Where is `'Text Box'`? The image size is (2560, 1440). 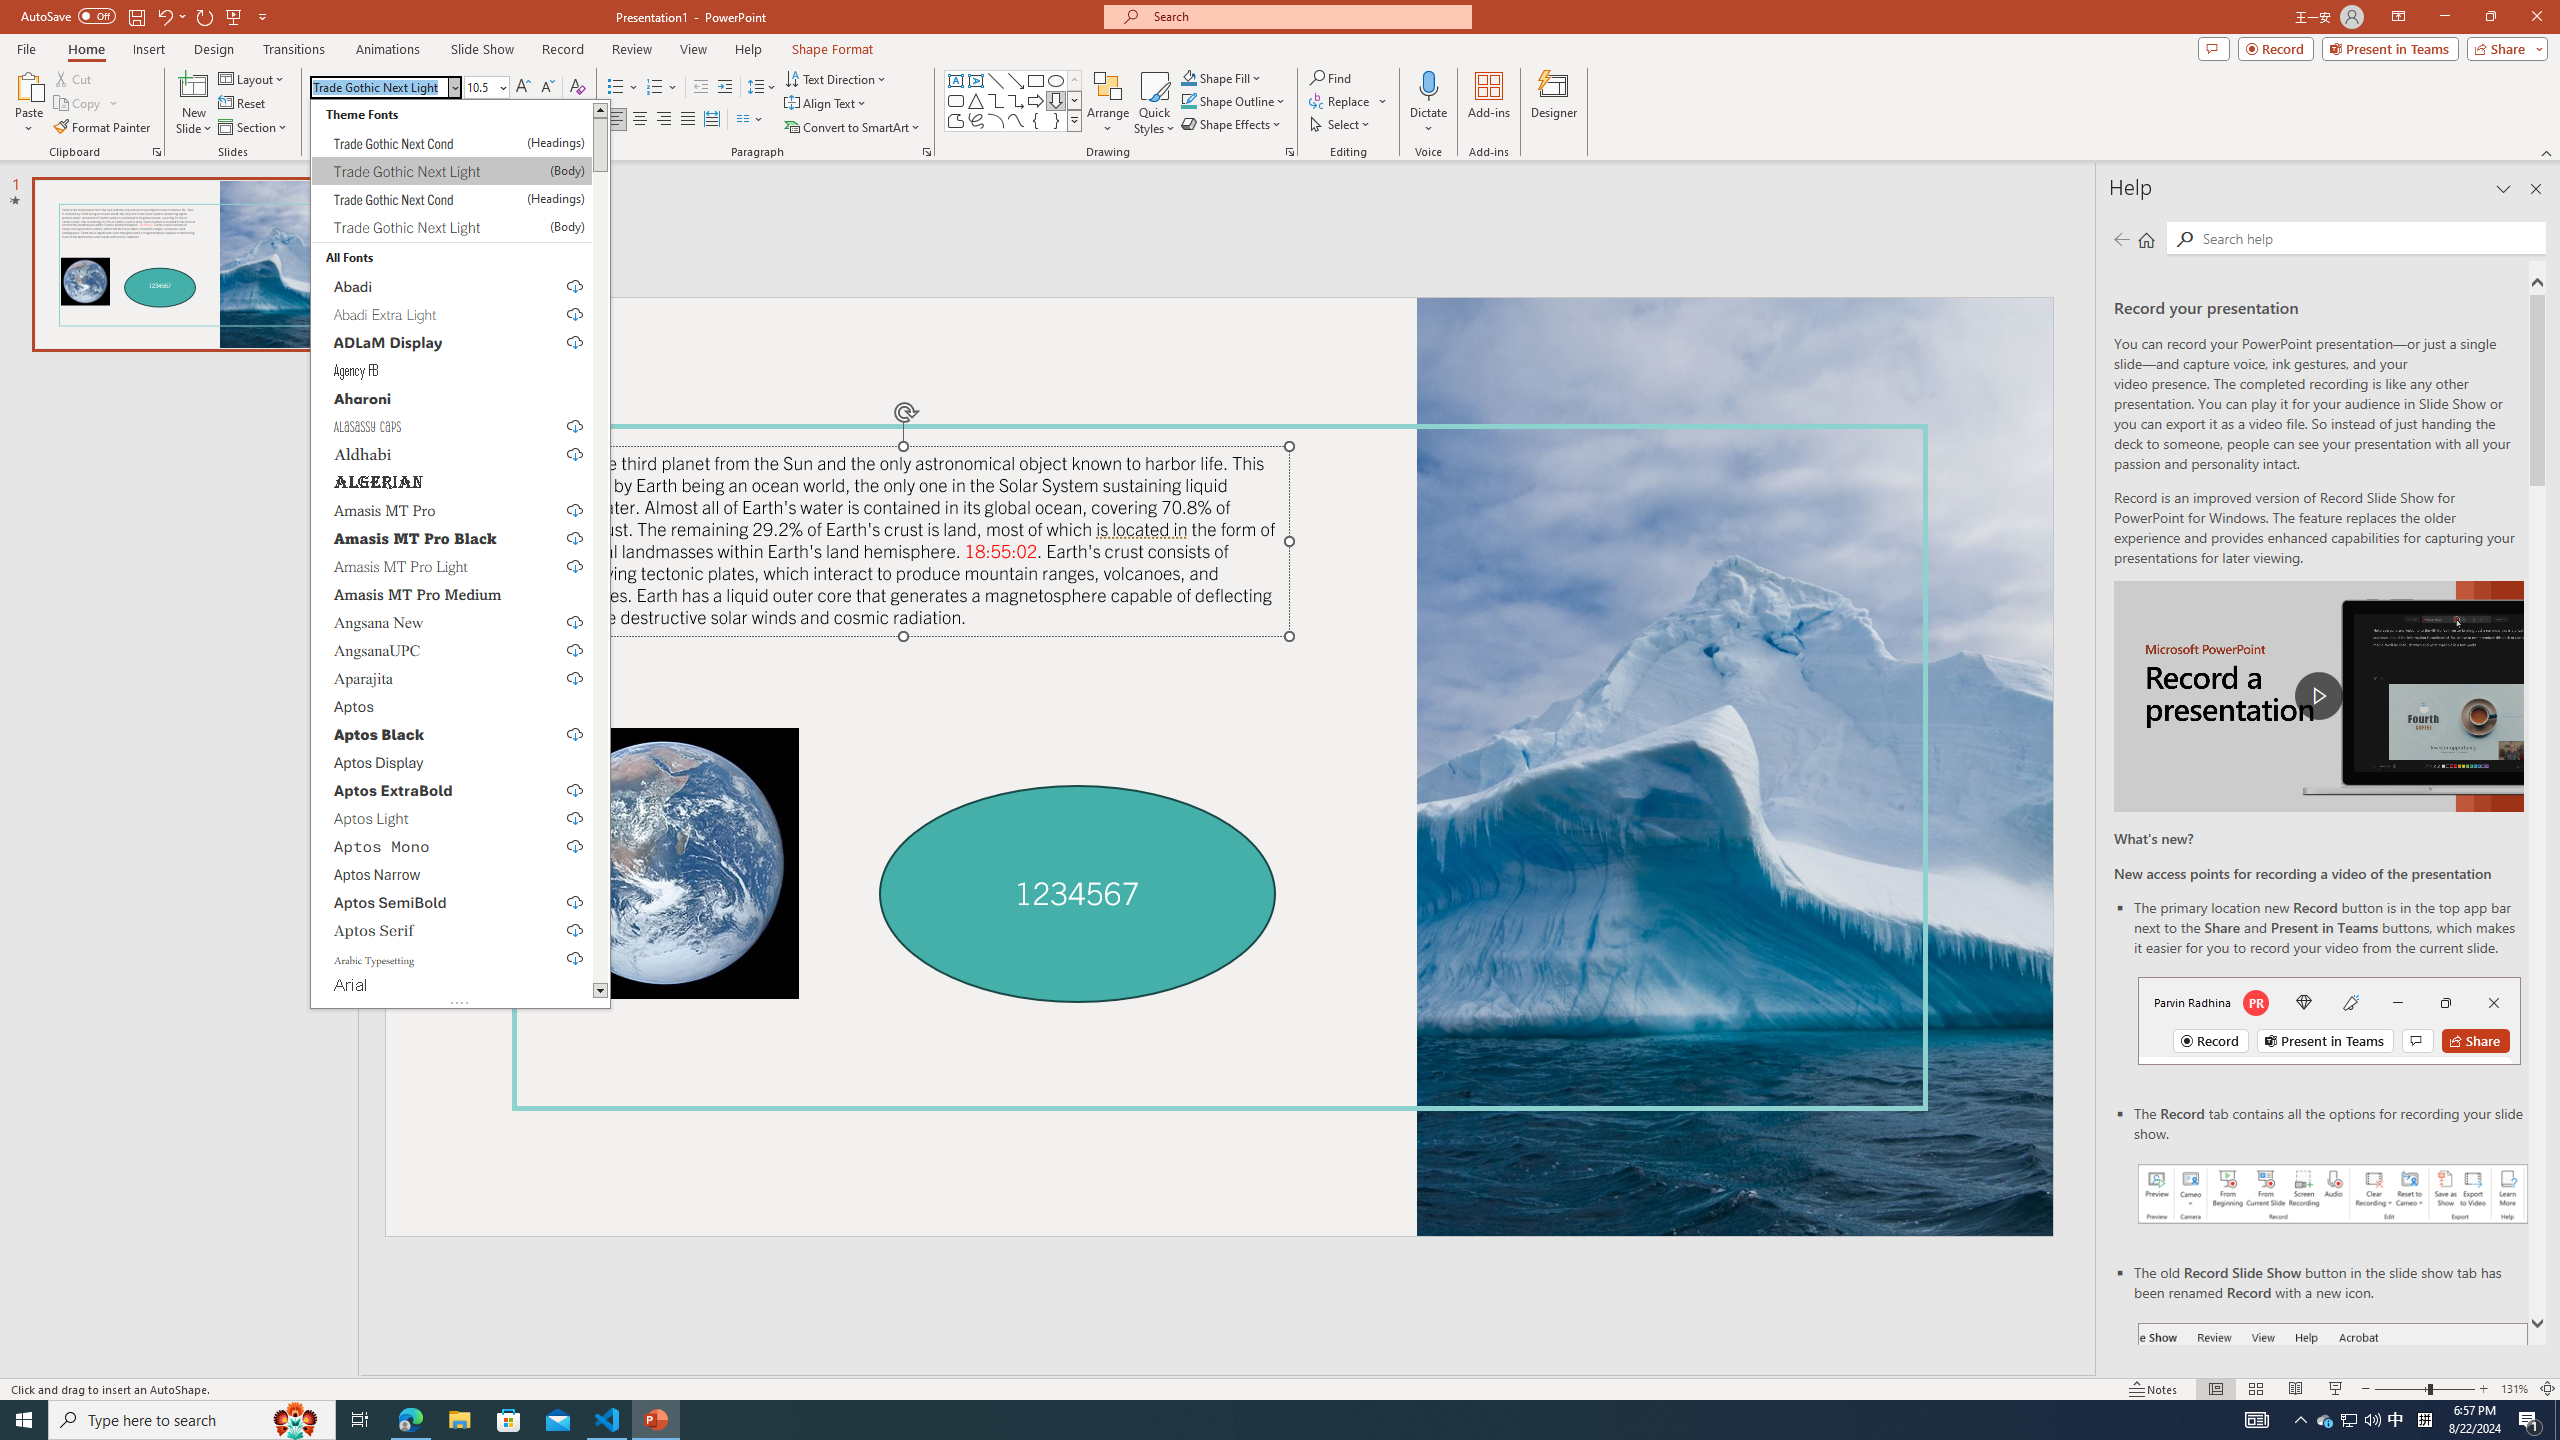
'Text Box' is located at coordinates (955, 80).